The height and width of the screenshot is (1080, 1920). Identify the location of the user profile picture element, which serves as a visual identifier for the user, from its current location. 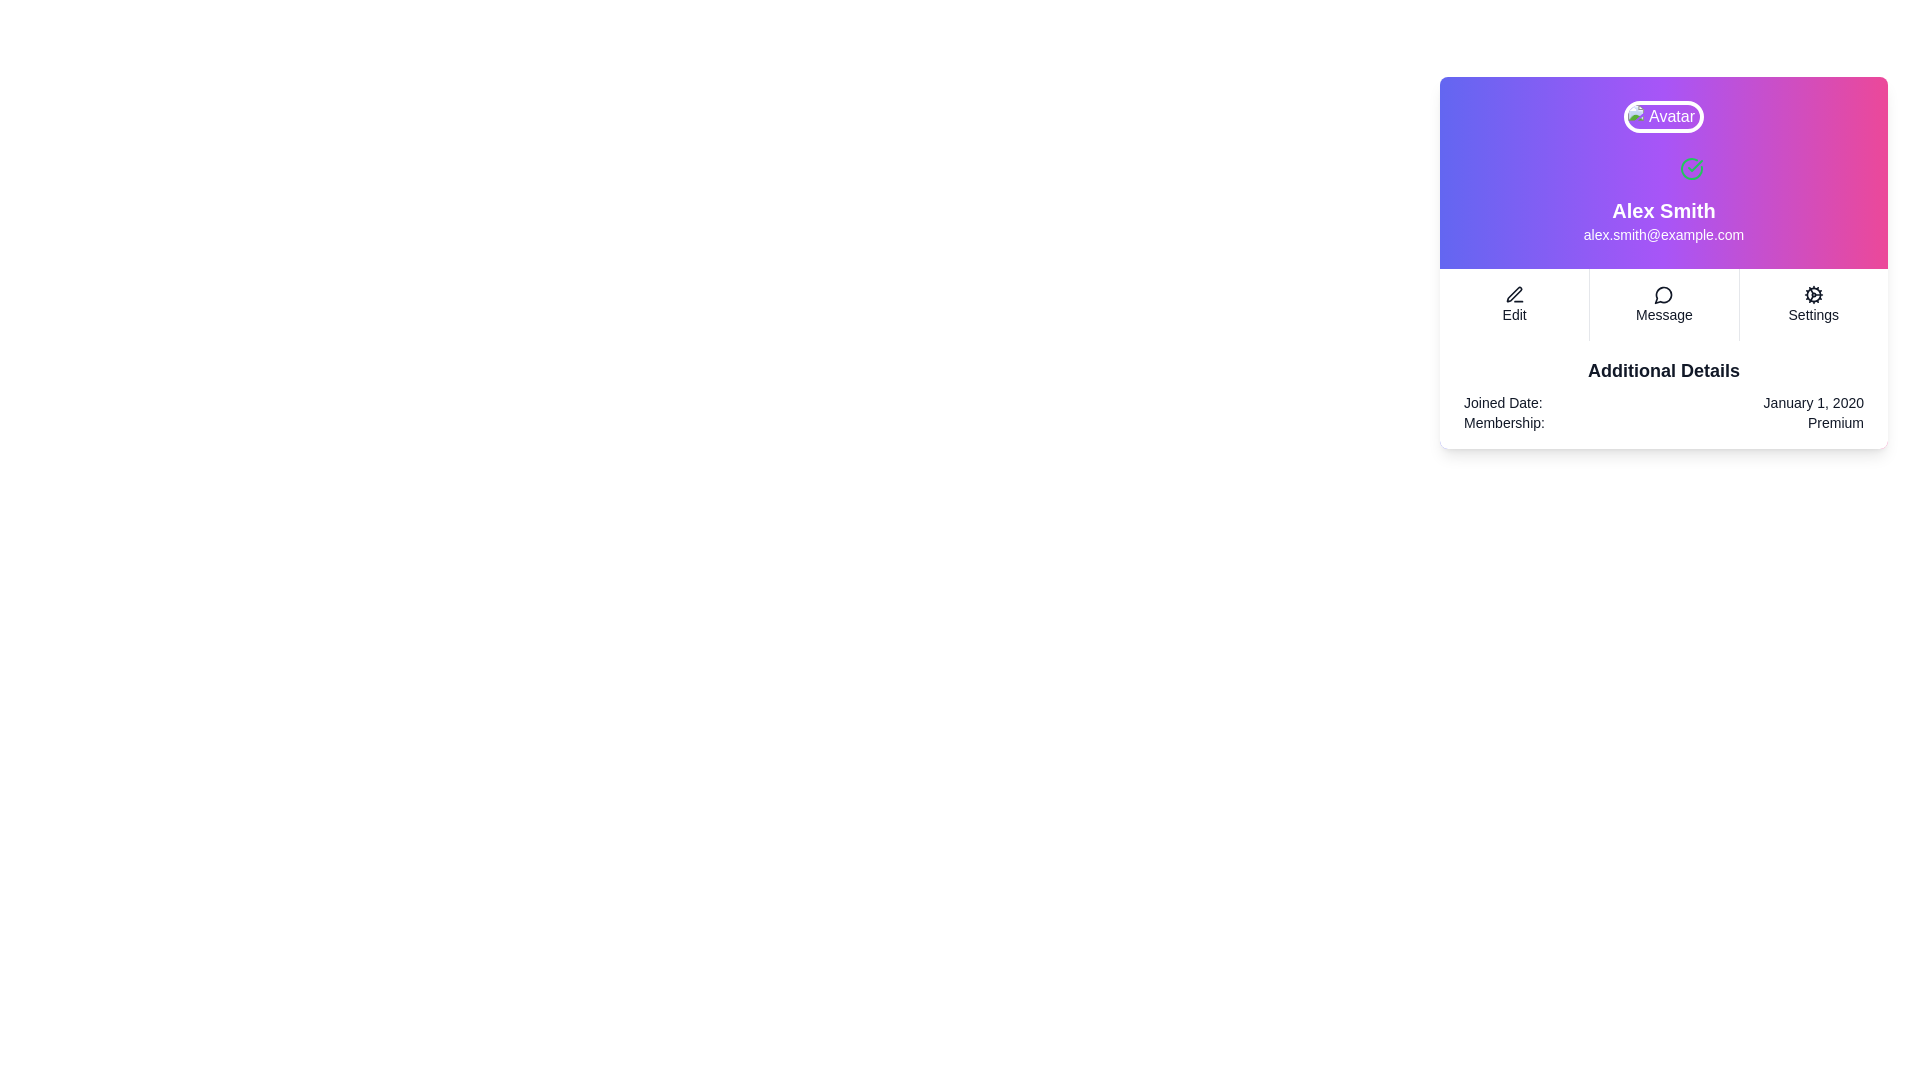
(1664, 116).